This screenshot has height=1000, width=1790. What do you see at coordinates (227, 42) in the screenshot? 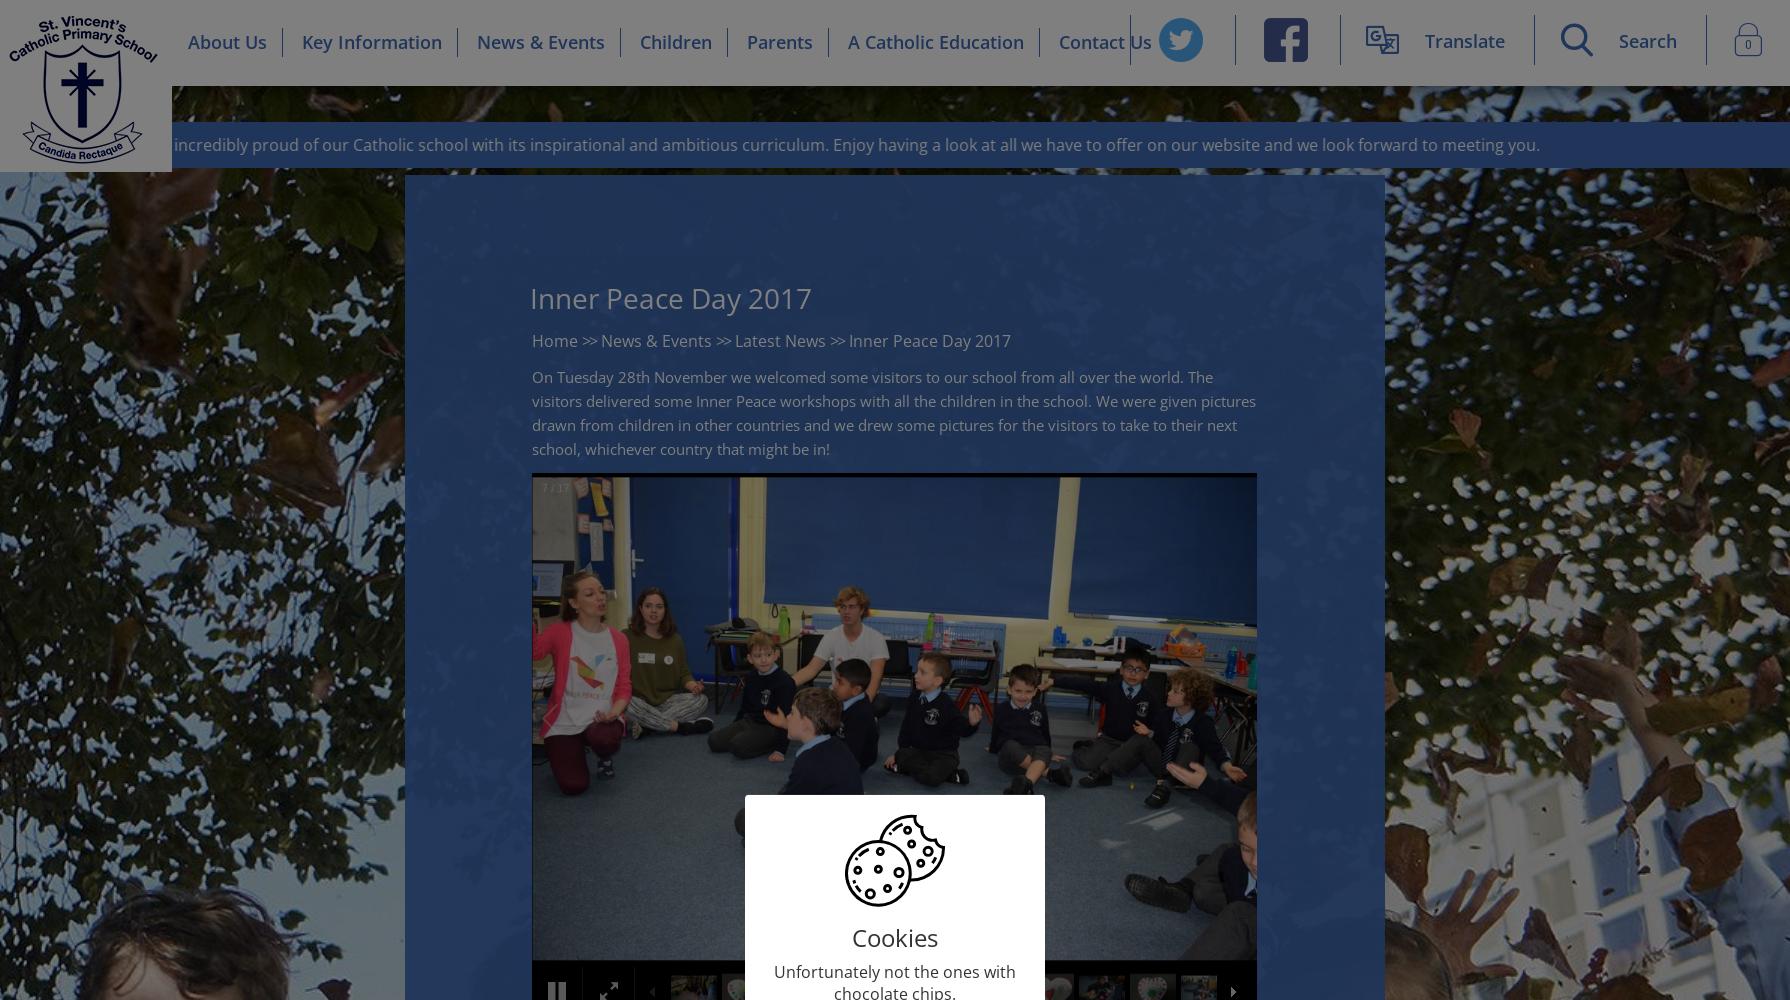
I see `'About Us'` at bounding box center [227, 42].